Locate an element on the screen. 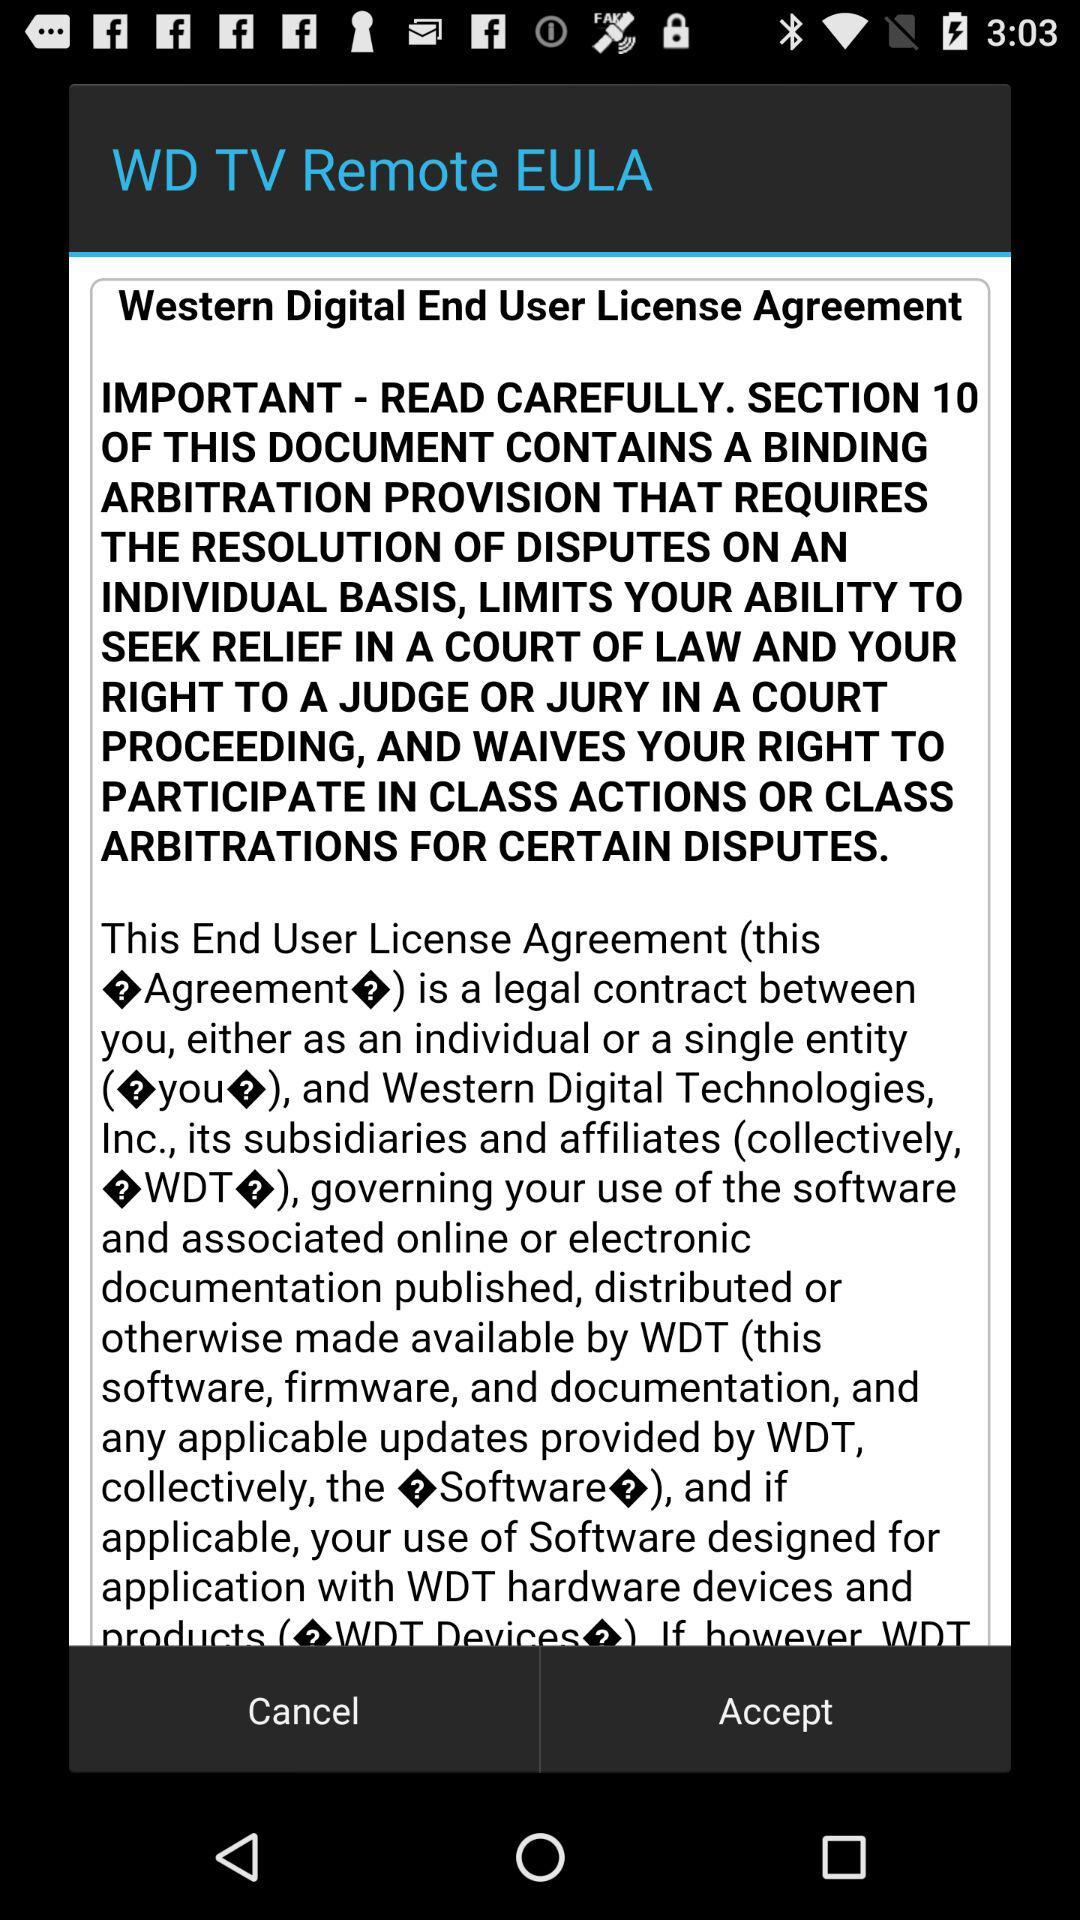 The width and height of the screenshot is (1080, 1920). about wd tv remote is located at coordinates (540, 950).